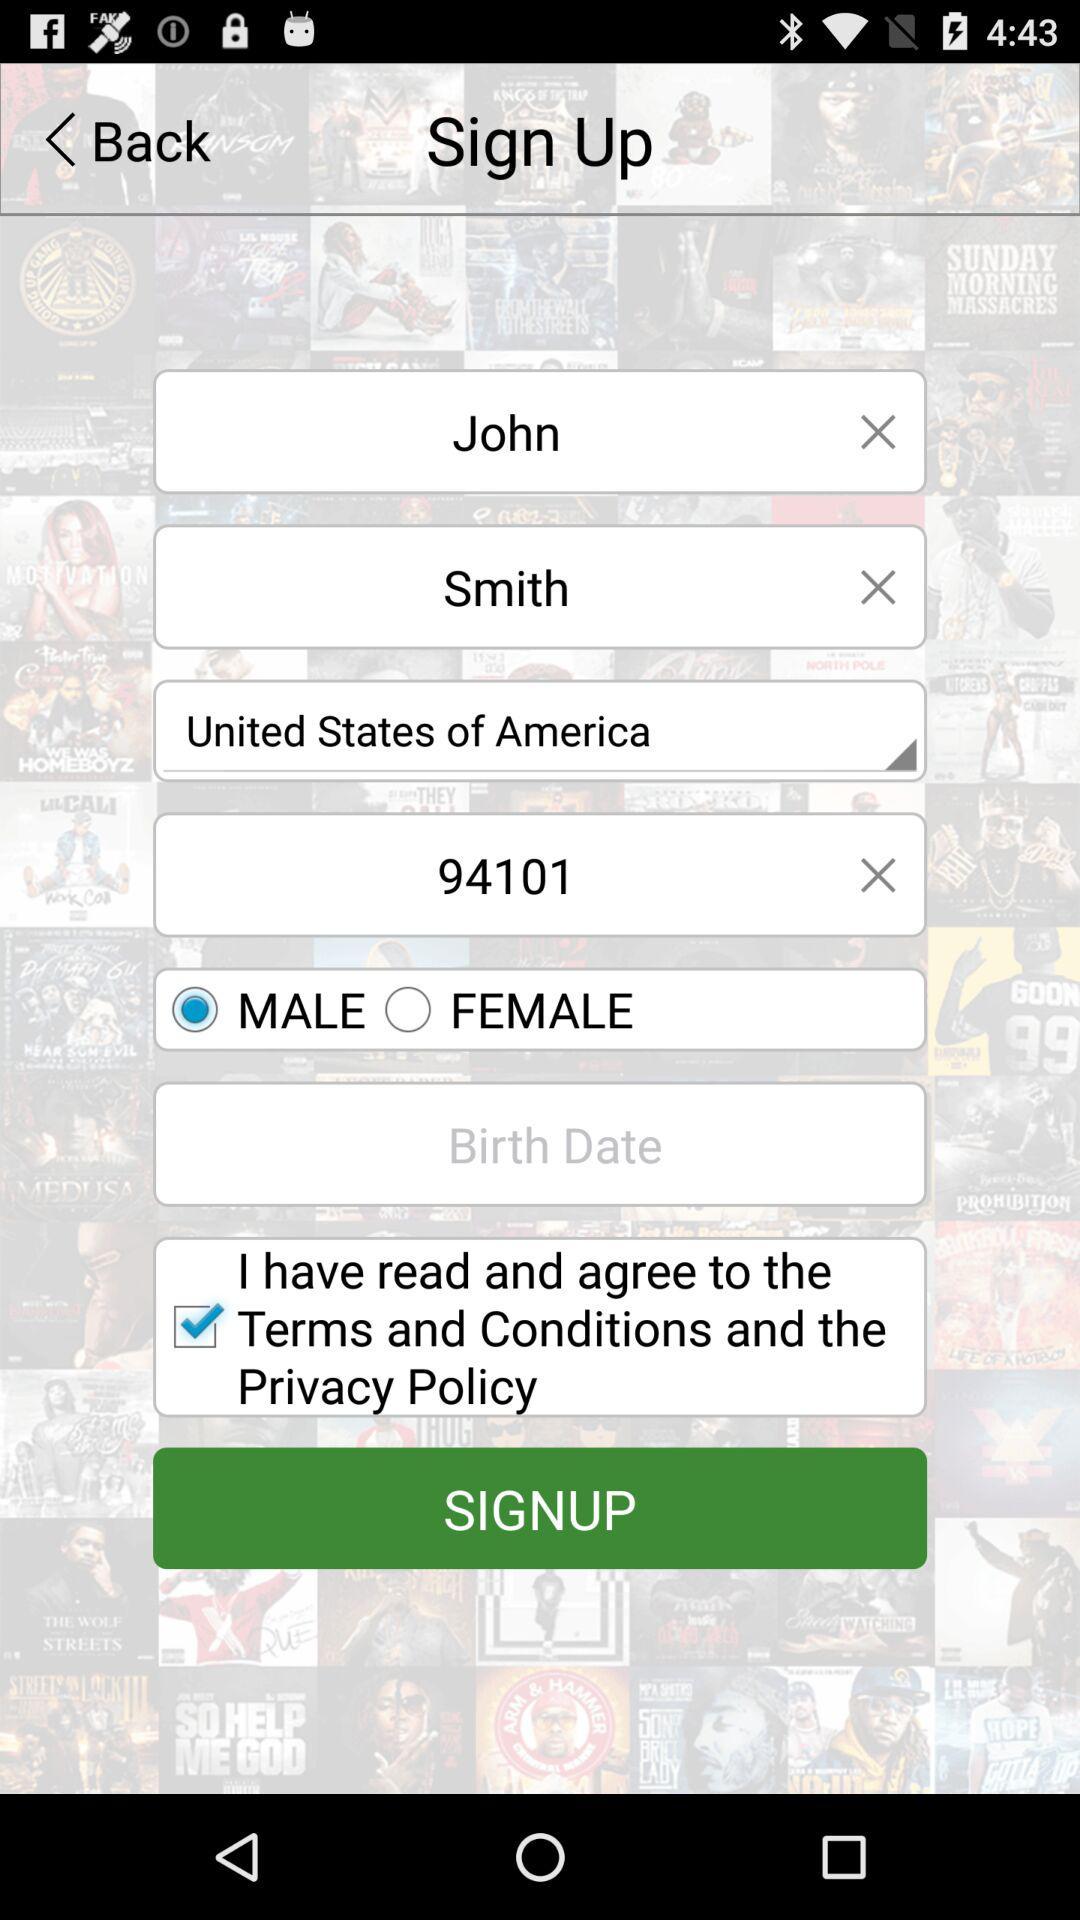 This screenshot has width=1080, height=1920. Describe the element at coordinates (540, 1144) in the screenshot. I see `birthday` at that location.